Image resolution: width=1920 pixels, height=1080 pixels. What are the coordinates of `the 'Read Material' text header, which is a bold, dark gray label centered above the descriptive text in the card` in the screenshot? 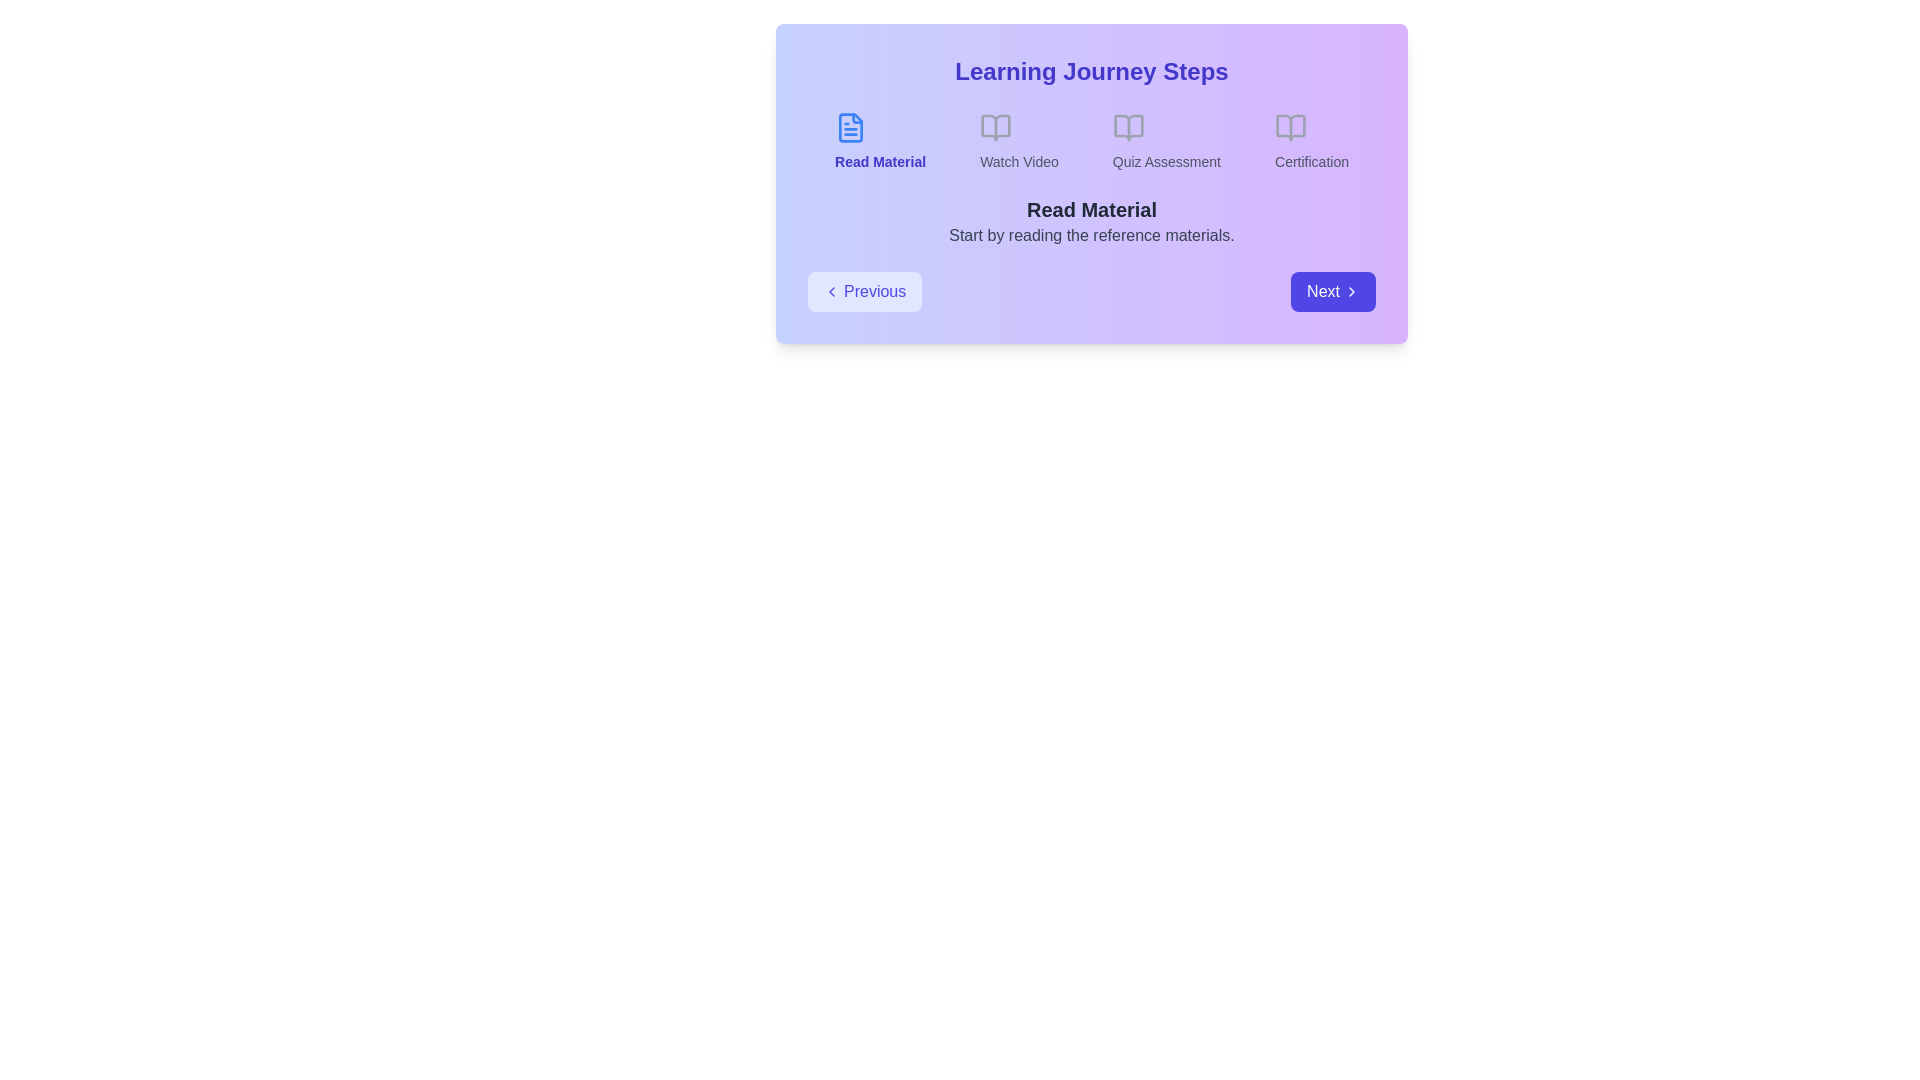 It's located at (1090, 209).